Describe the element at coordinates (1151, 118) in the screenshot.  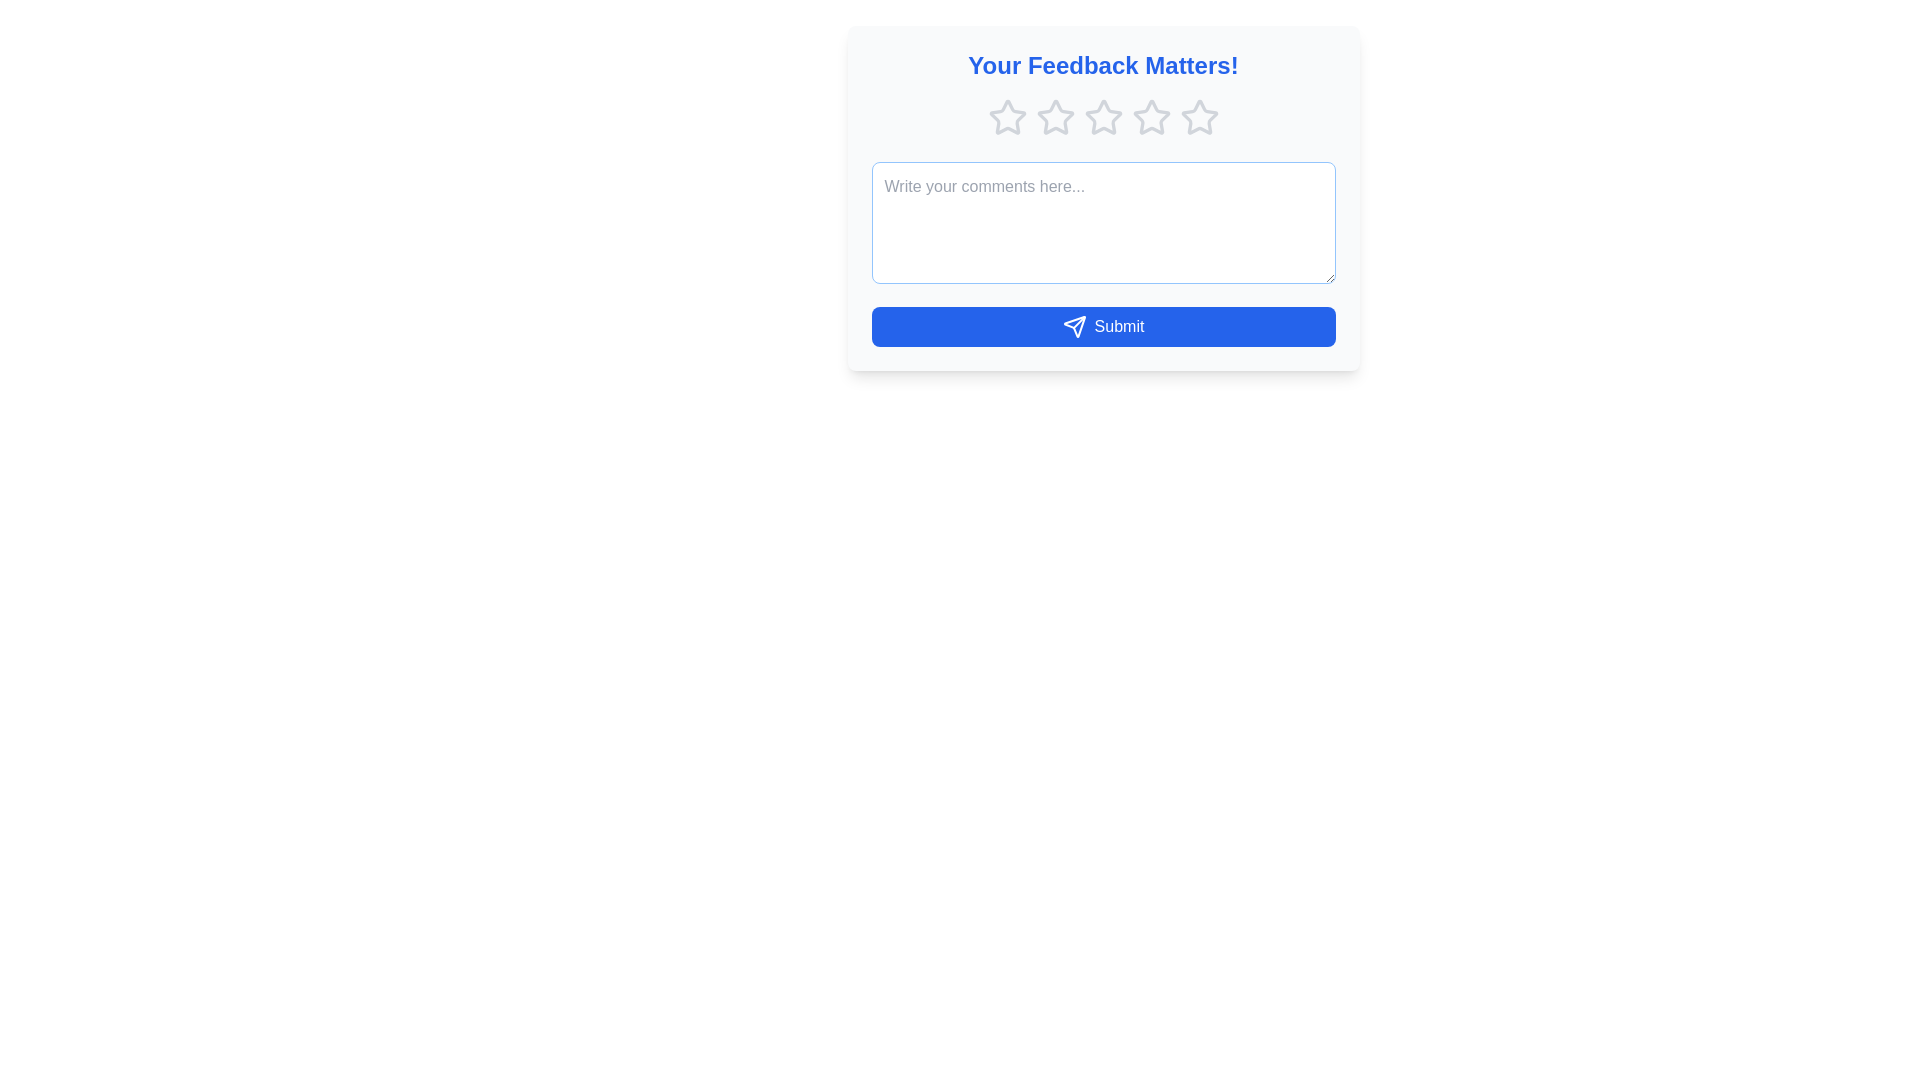
I see `the fourth star icon in the rating system` at that location.